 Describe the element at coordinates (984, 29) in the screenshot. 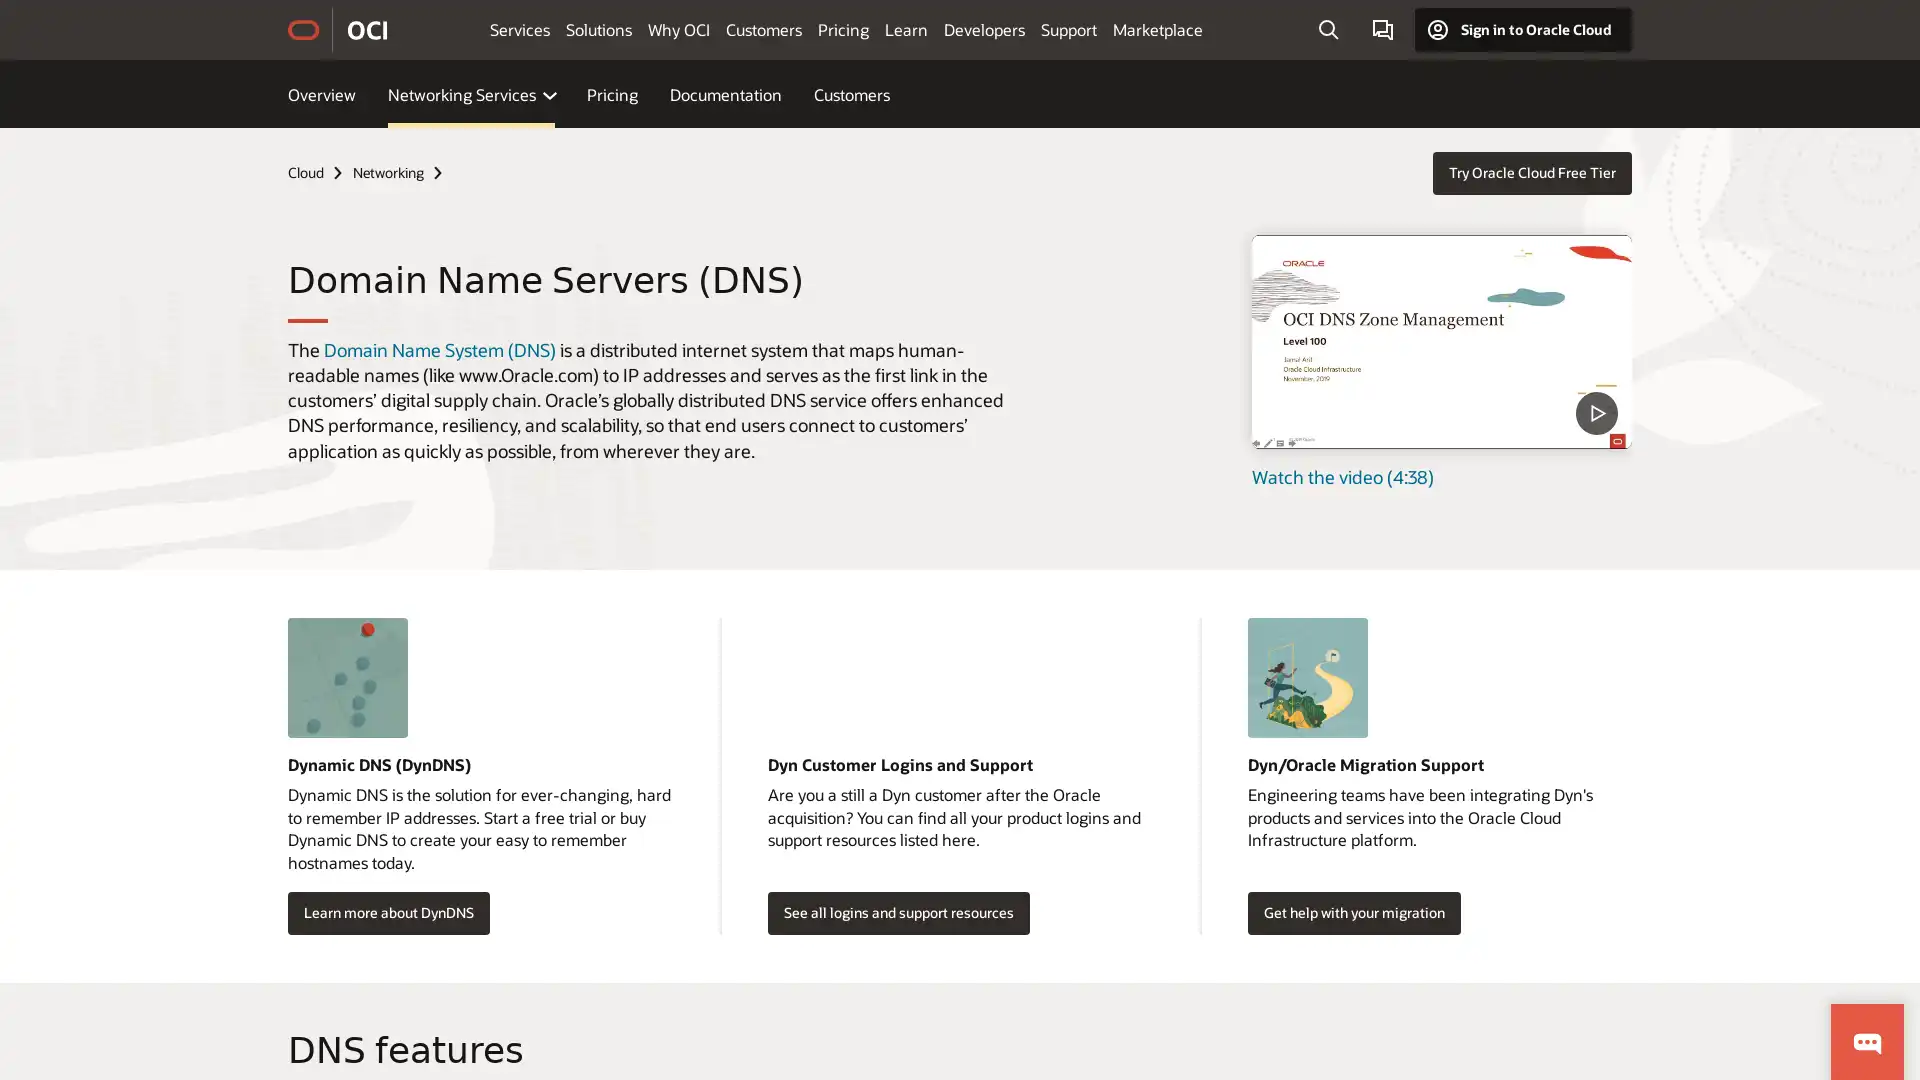

I see `Developers` at that location.